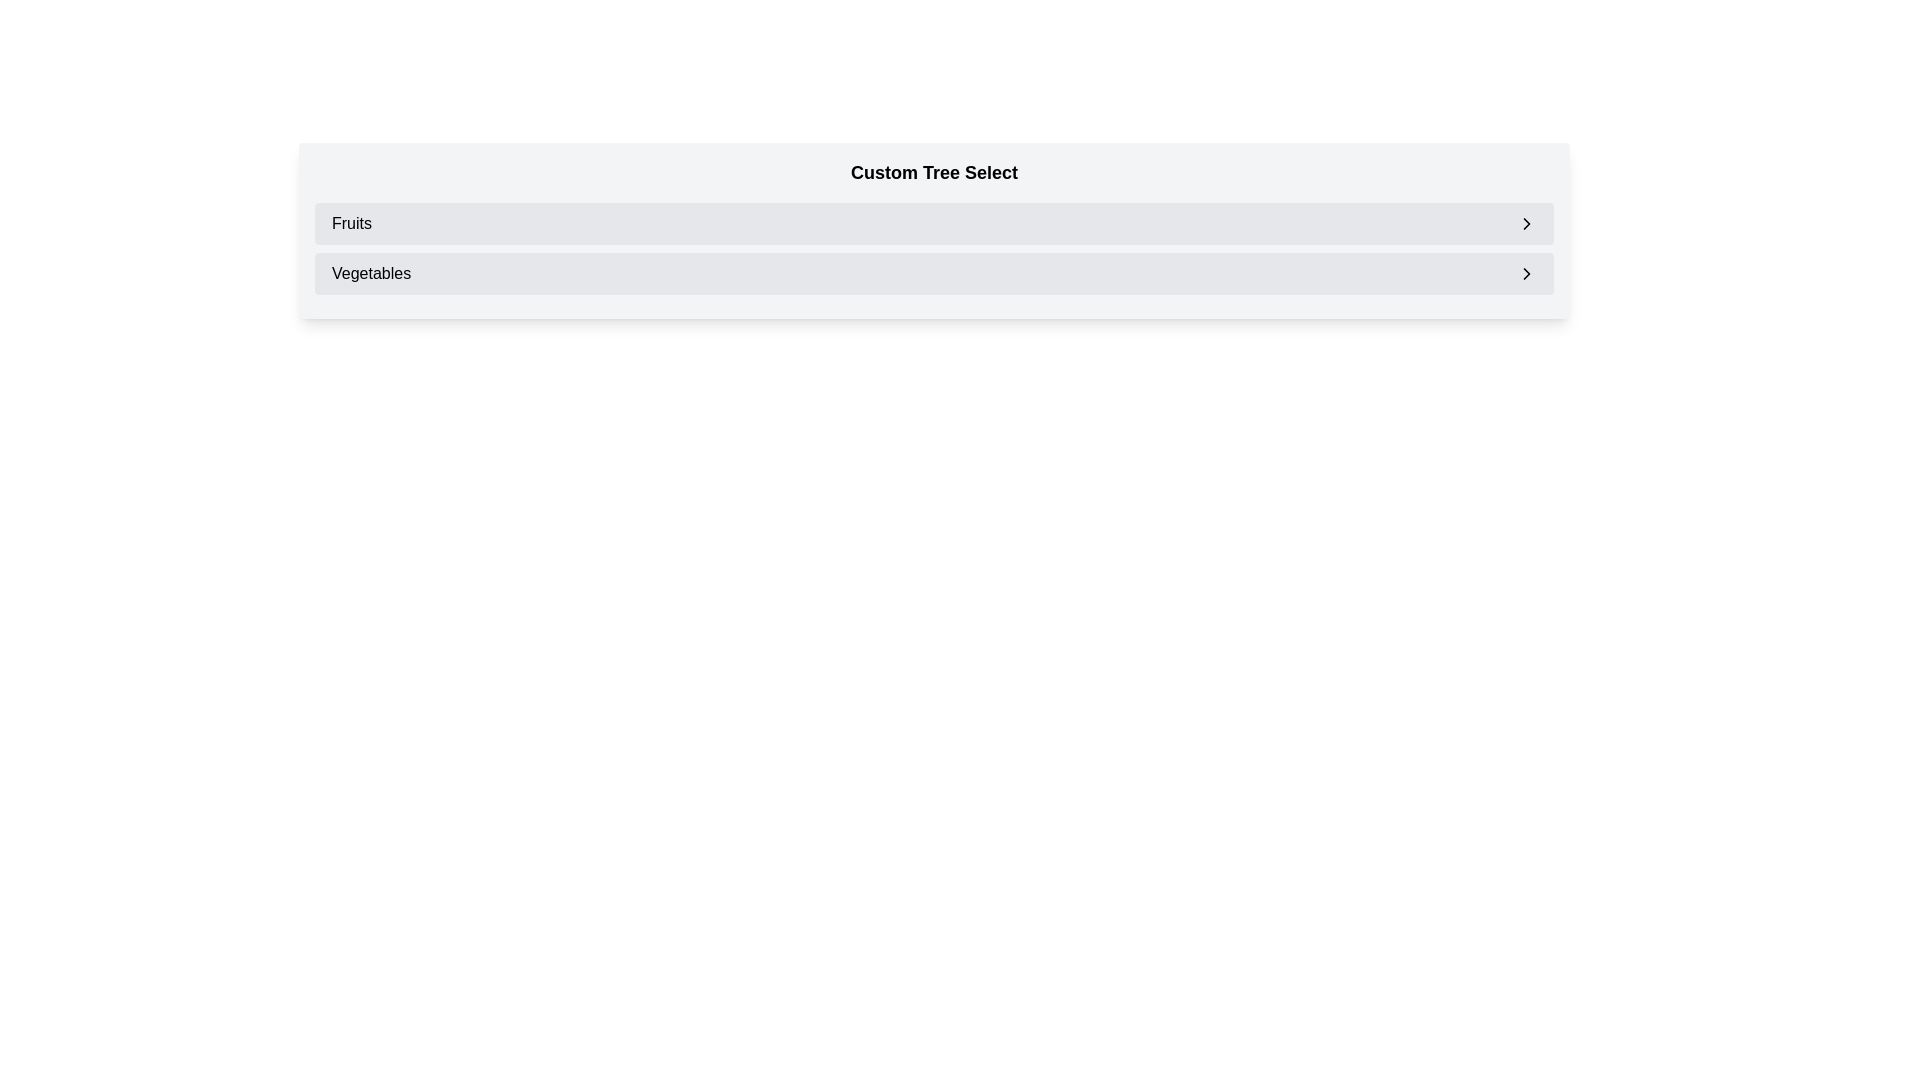 The image size is (1920, 1080). What do you see at coordinates (1525, 223) in the screenshot?
I see `the Chevron icon located on the right edge of the 'Fruits' list item` at bounding box center [1525, 223].